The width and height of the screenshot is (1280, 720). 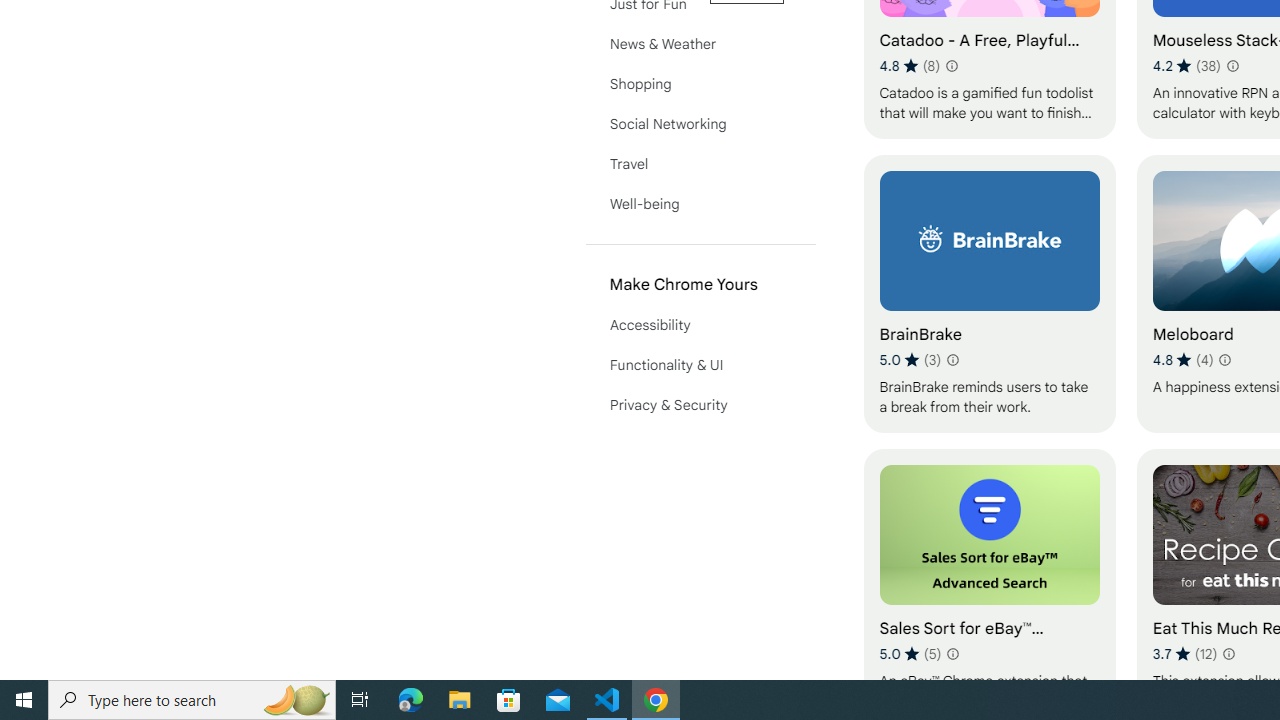 I want to click on 'Learn more about results and reviews "BrainBrake"', so click(x=951, y=360).